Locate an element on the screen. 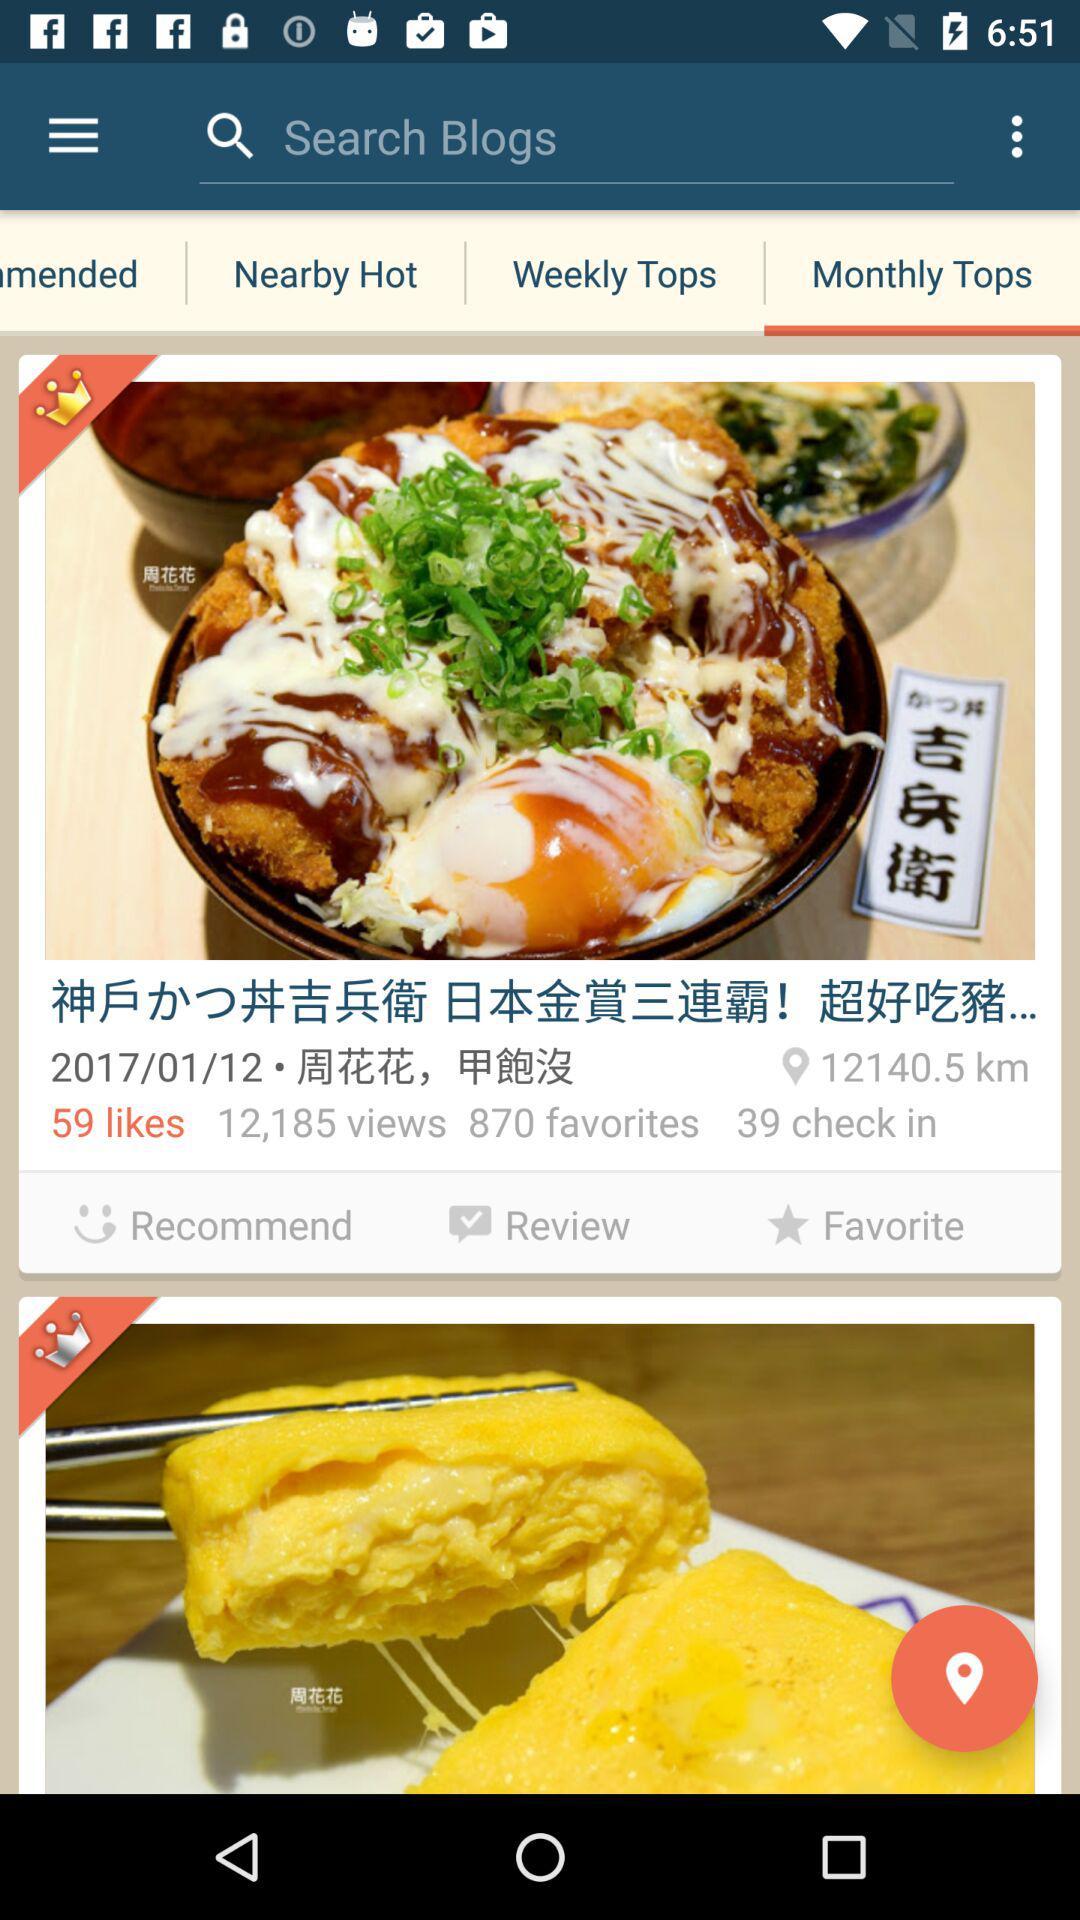  item to the right of the review item is located at coordinates (864, 1223).